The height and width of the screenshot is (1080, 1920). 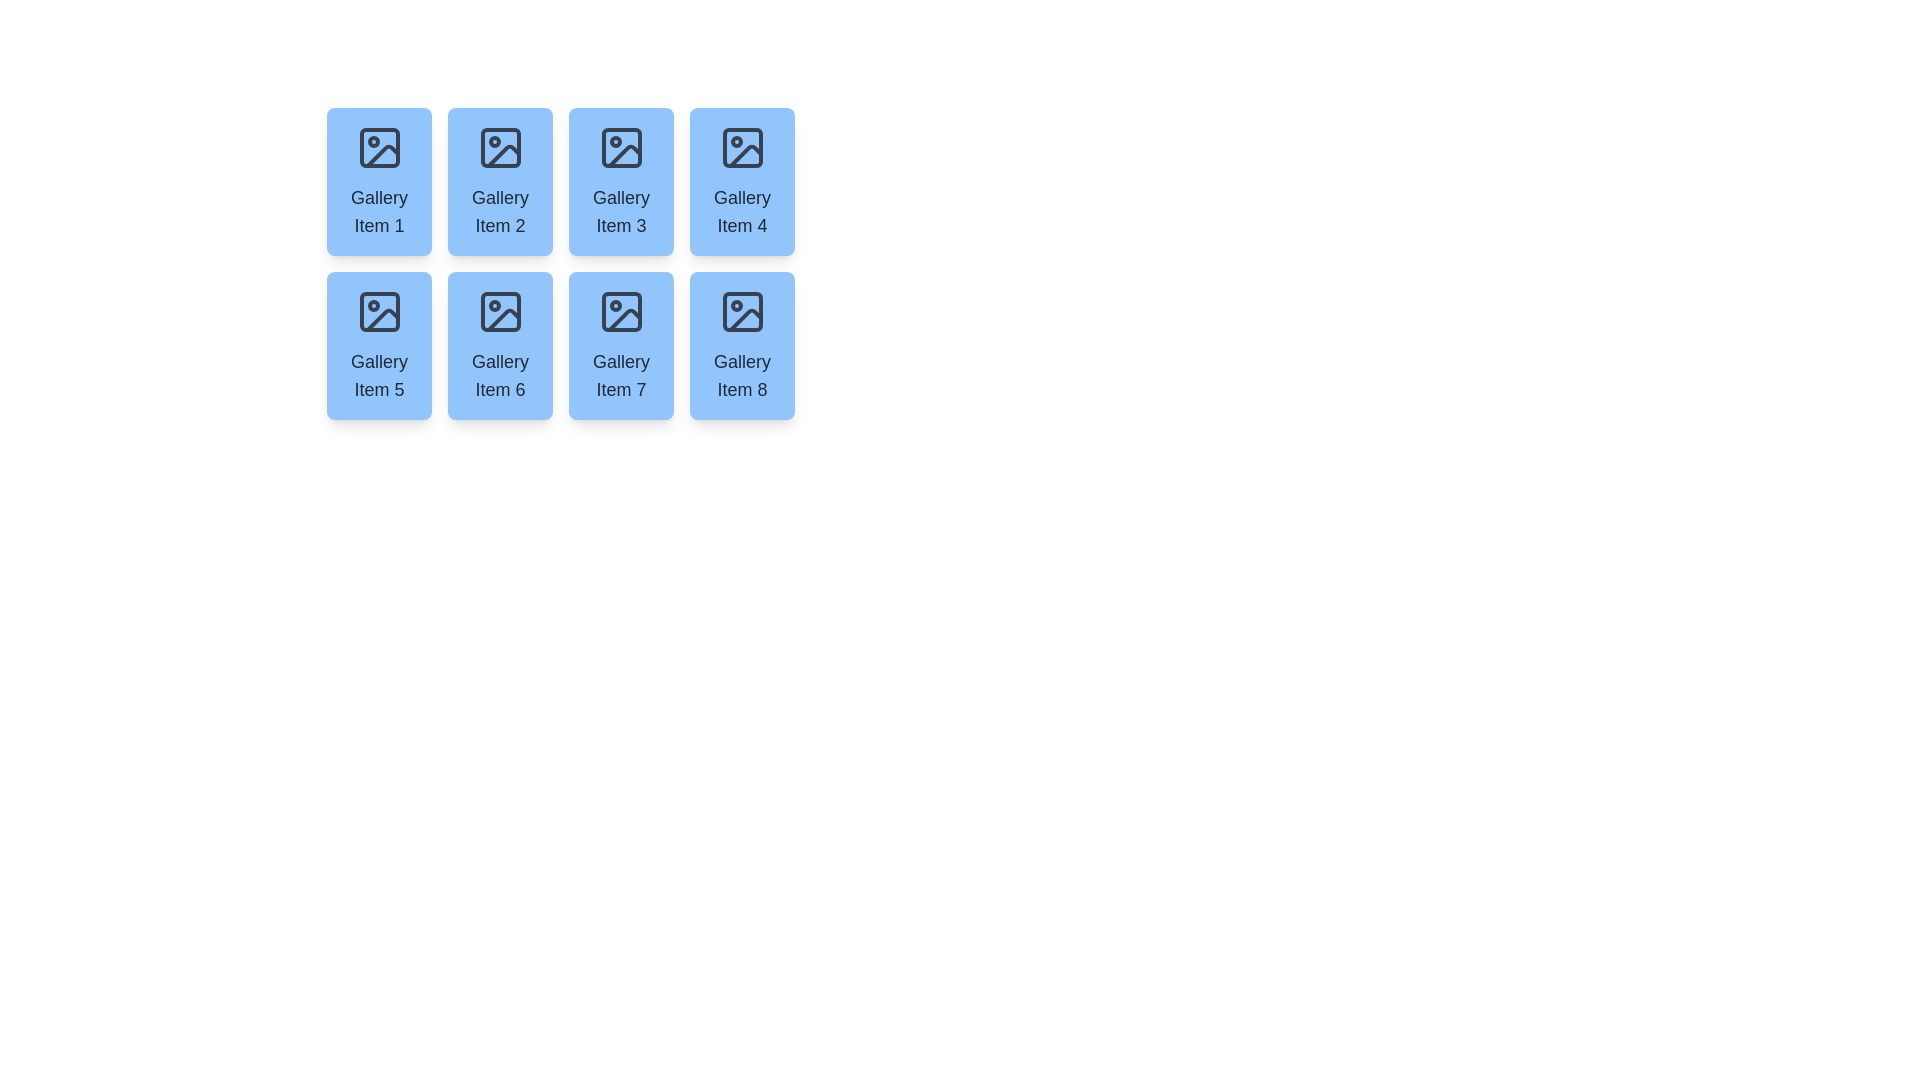 I want to click on the eighth gallery card with a light blue background and the text 'Gallery Item 8' in gray font, so click(x=741, y=345).